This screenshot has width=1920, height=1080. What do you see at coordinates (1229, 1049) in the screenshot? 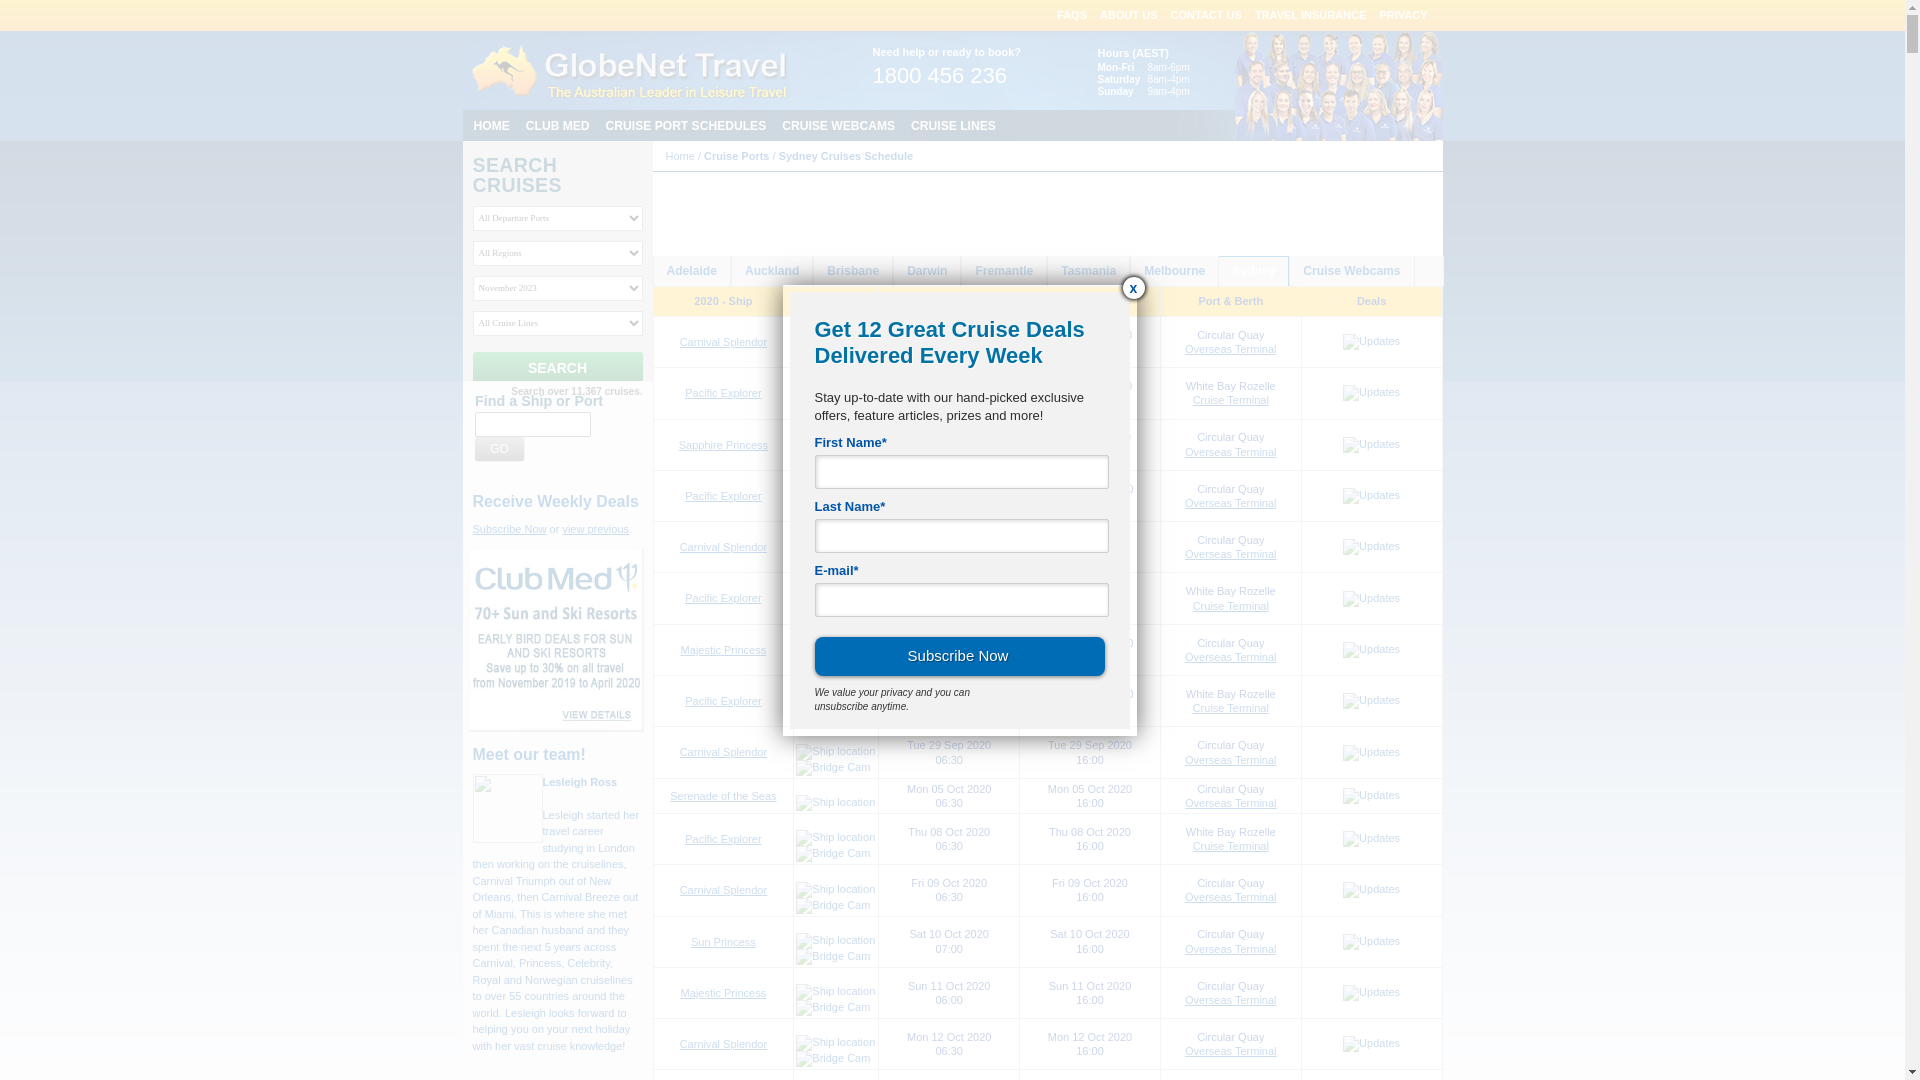
I see `'Overseas Terminal'` at bounding box center [1229, 1049].